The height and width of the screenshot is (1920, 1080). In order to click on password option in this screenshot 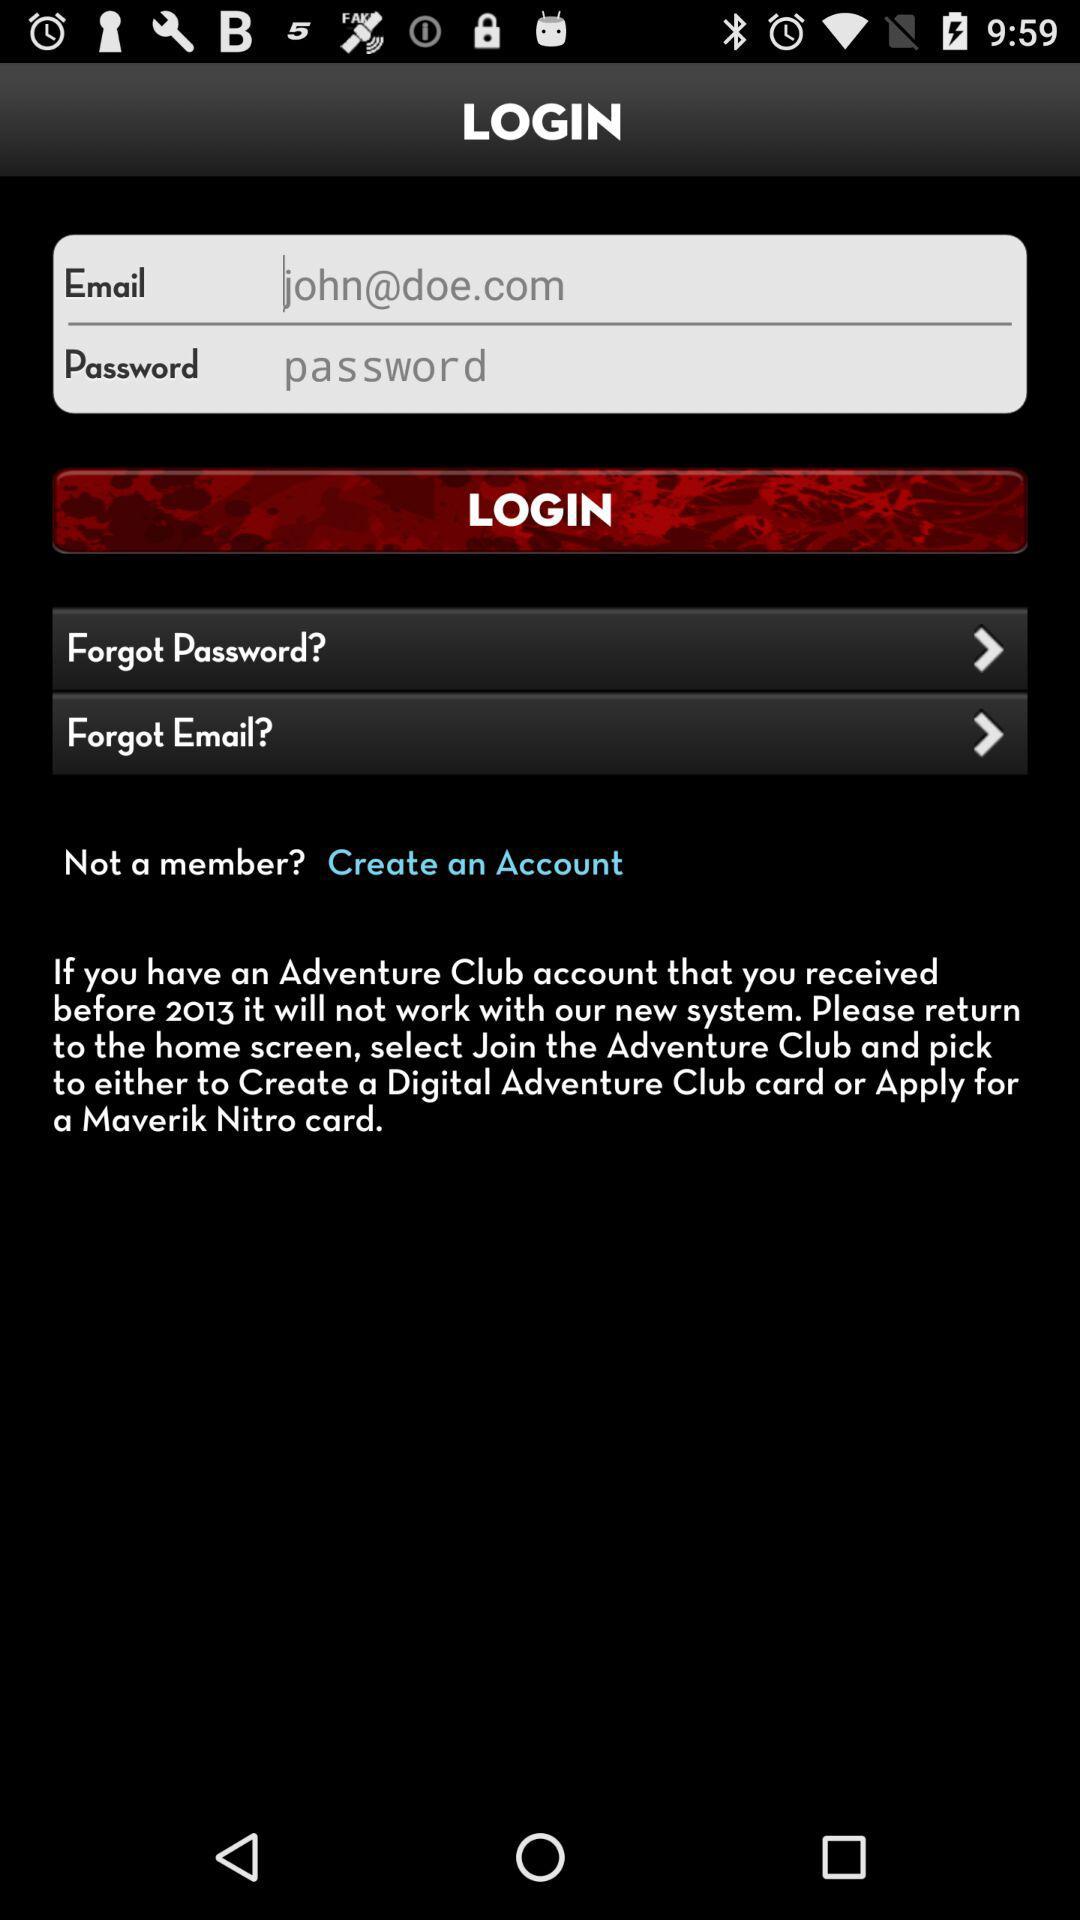, I will do `click(644, 364)`.